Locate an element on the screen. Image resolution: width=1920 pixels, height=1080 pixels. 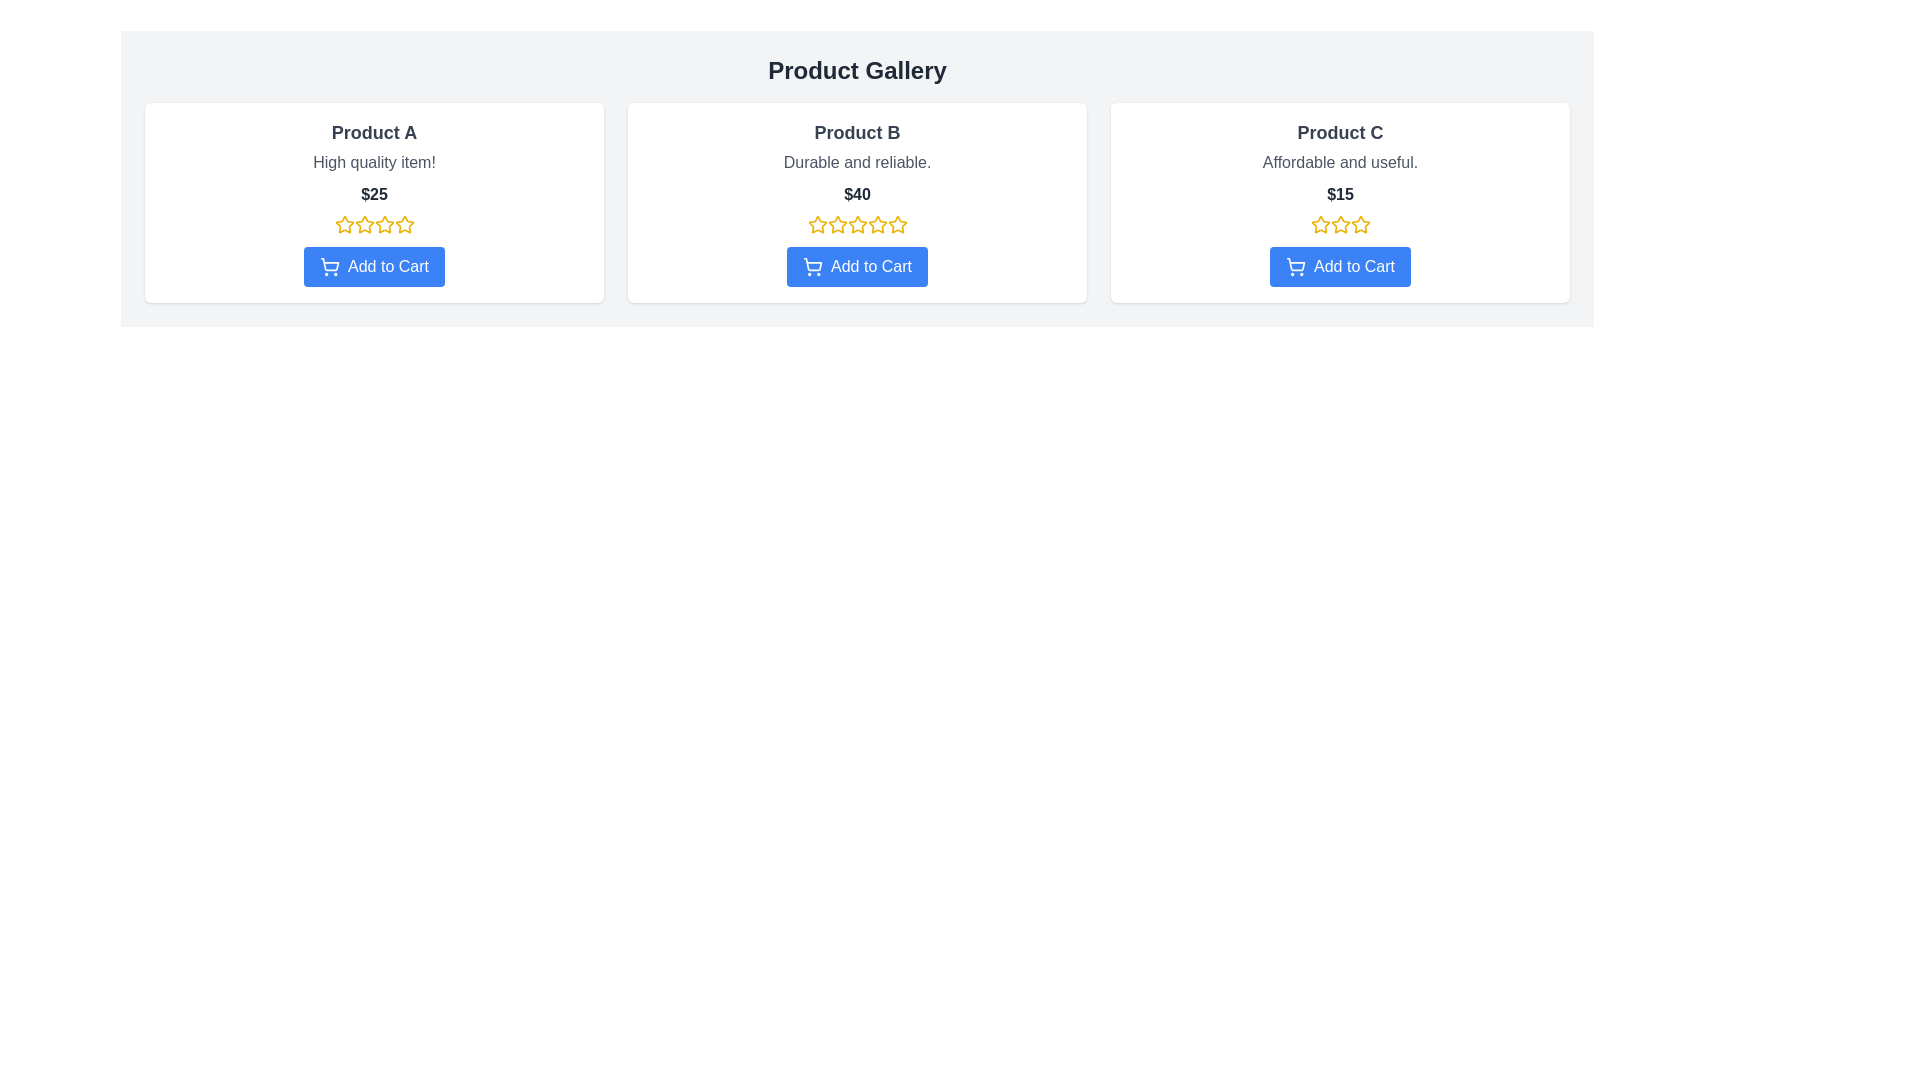
the fourth yellow star icon in the rating section for Product A is located at coordinates (384, 224).